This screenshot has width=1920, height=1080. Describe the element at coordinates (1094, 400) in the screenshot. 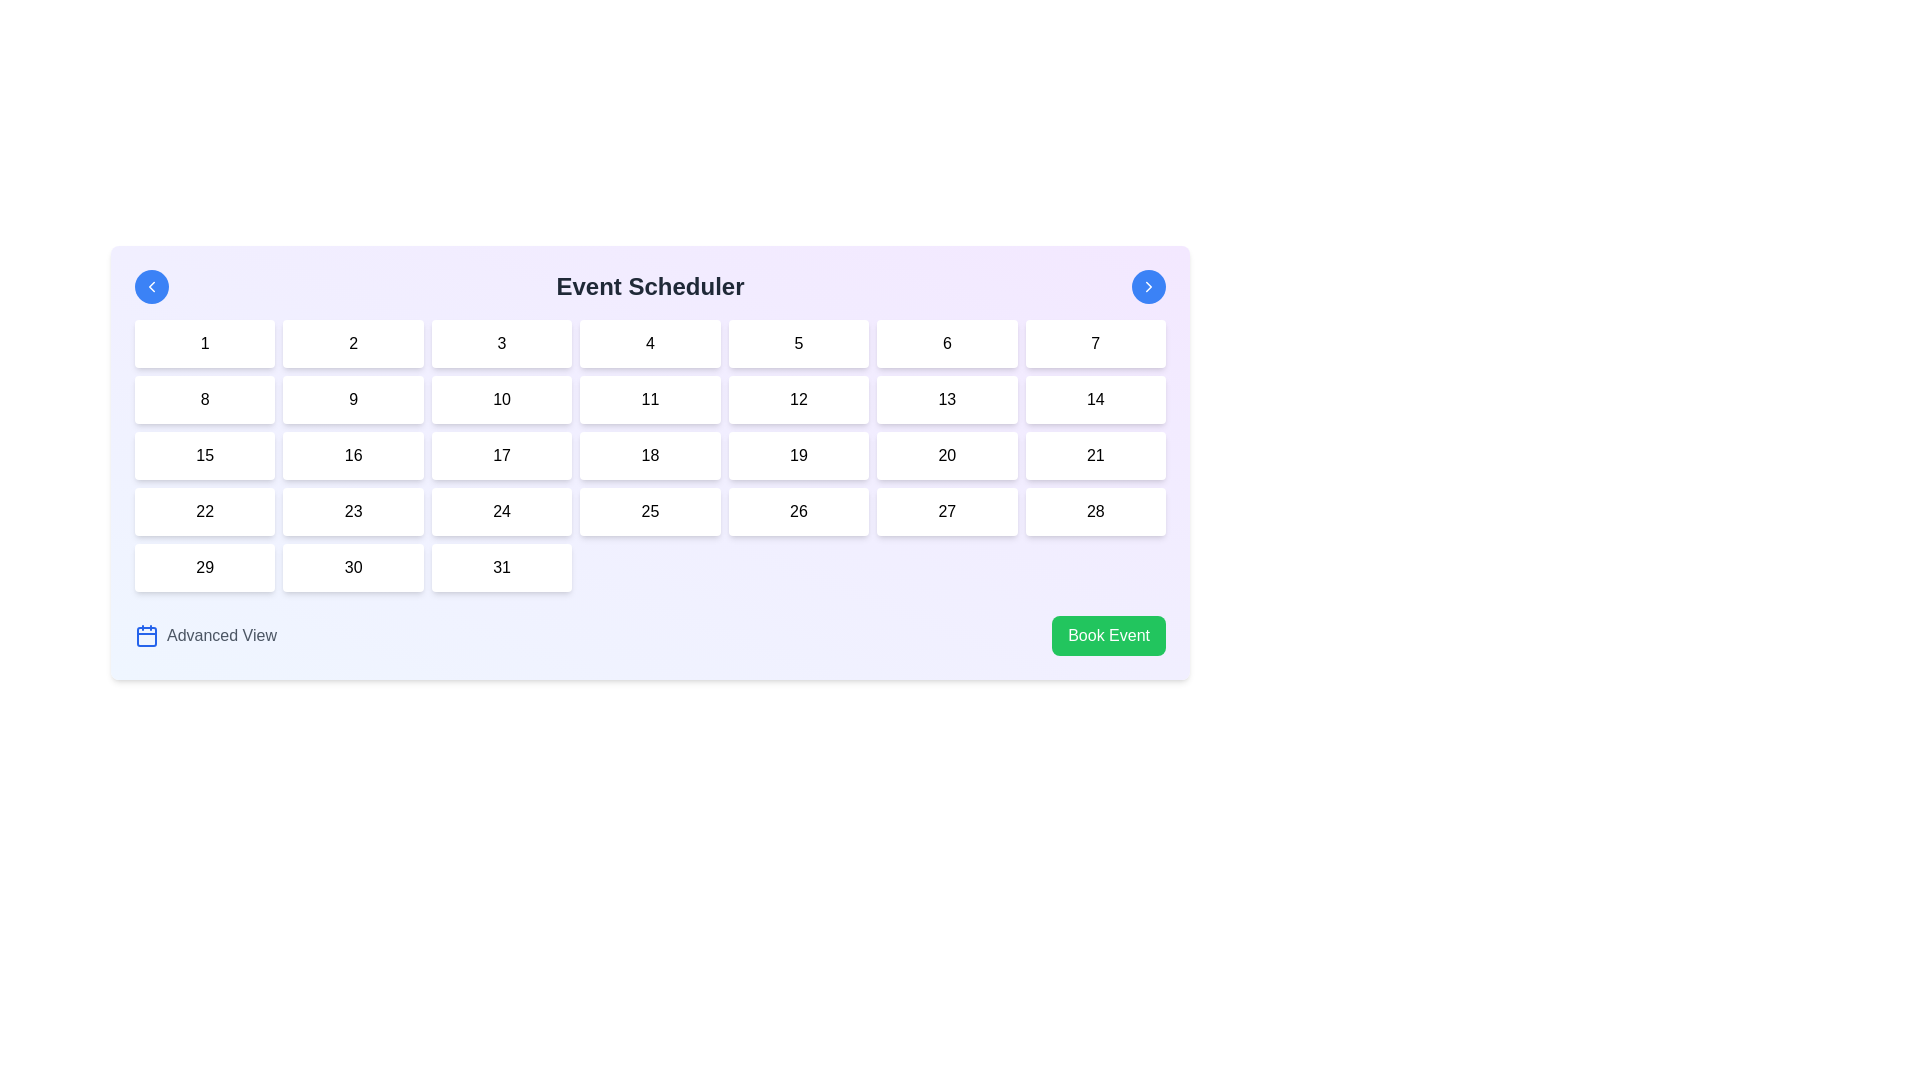

I see `the button displaying '14' in the calendar grid` at that location.